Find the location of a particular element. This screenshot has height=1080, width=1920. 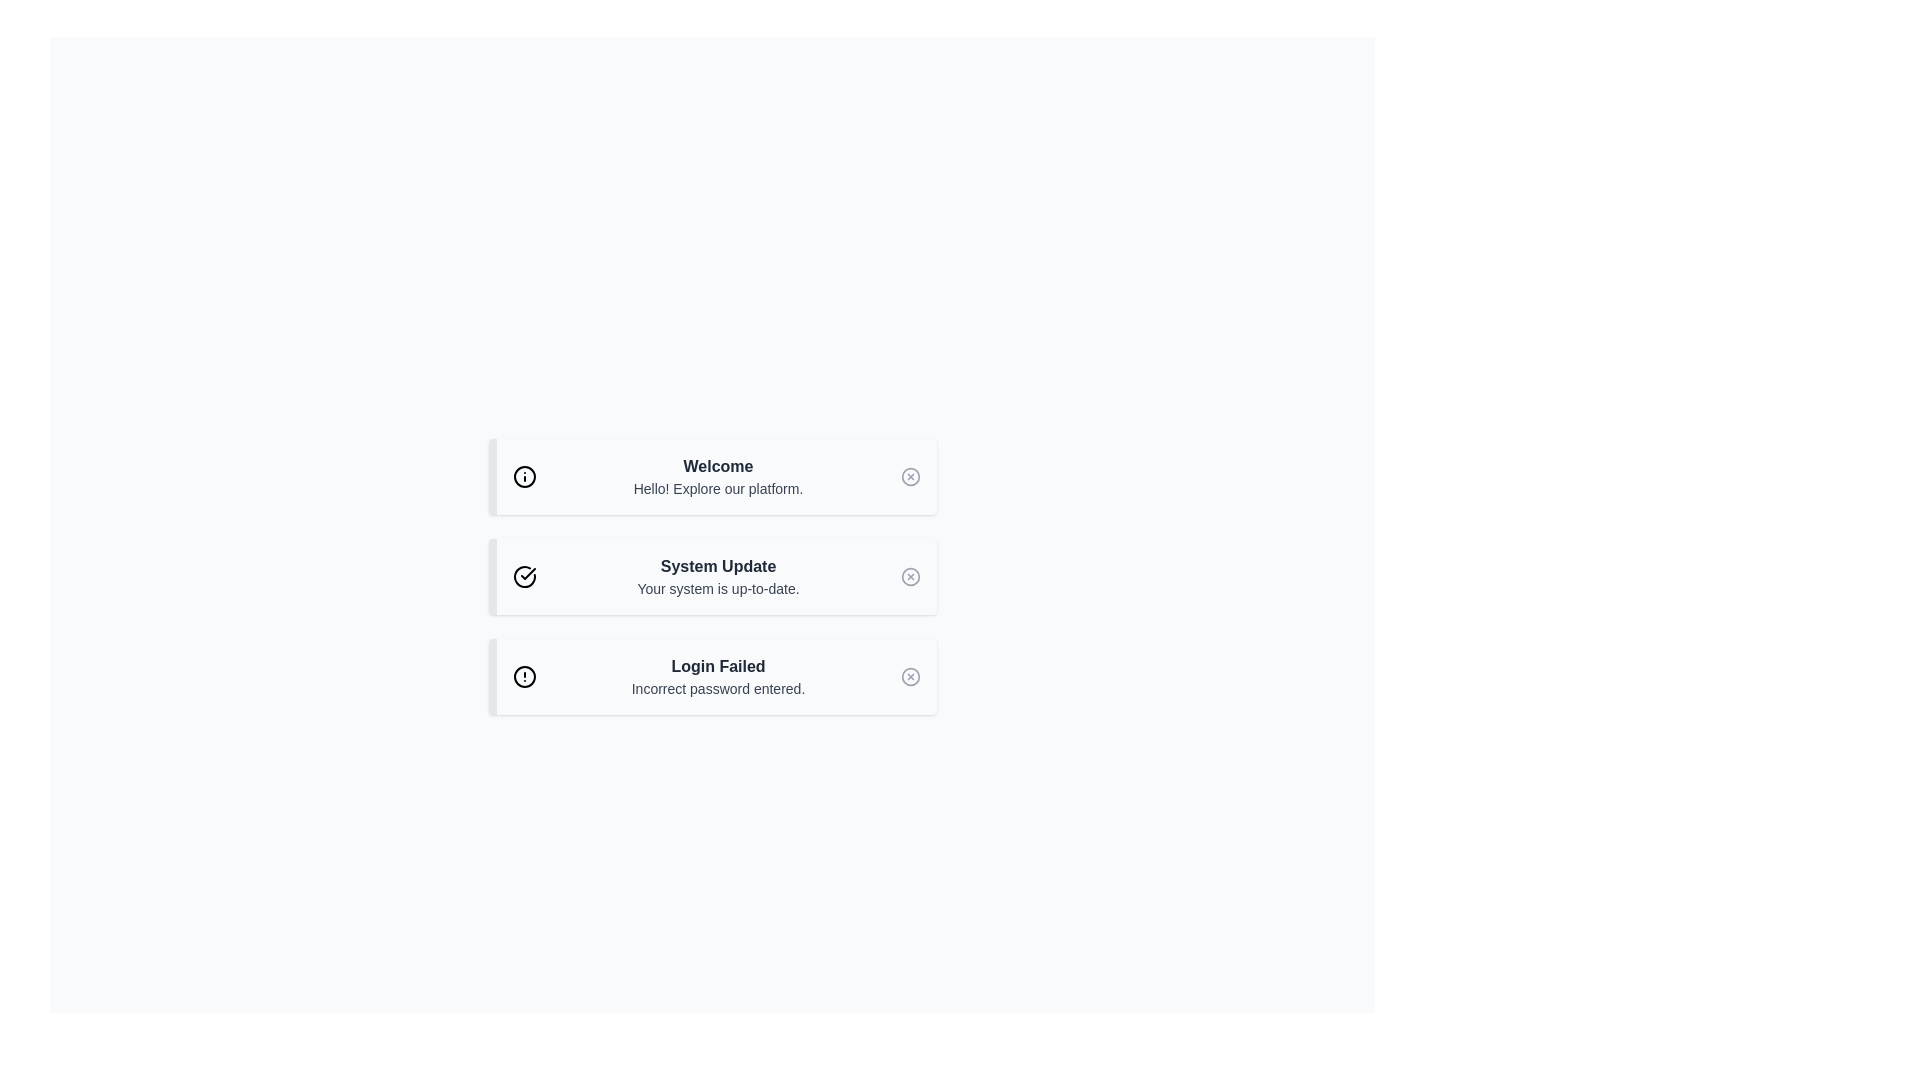

the close button located at the far-right side of the 'Login Failed' notification message is located at coordinates (909, 676).